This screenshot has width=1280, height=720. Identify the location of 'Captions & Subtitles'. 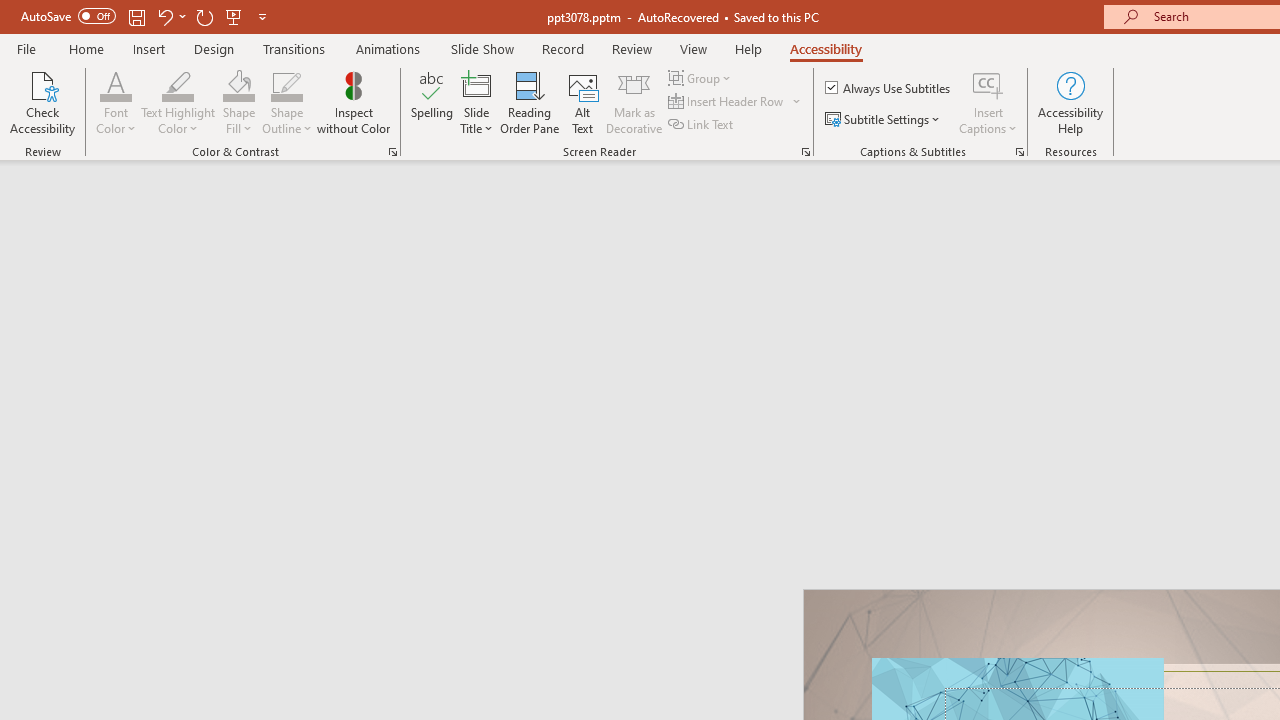
(1020, 150).